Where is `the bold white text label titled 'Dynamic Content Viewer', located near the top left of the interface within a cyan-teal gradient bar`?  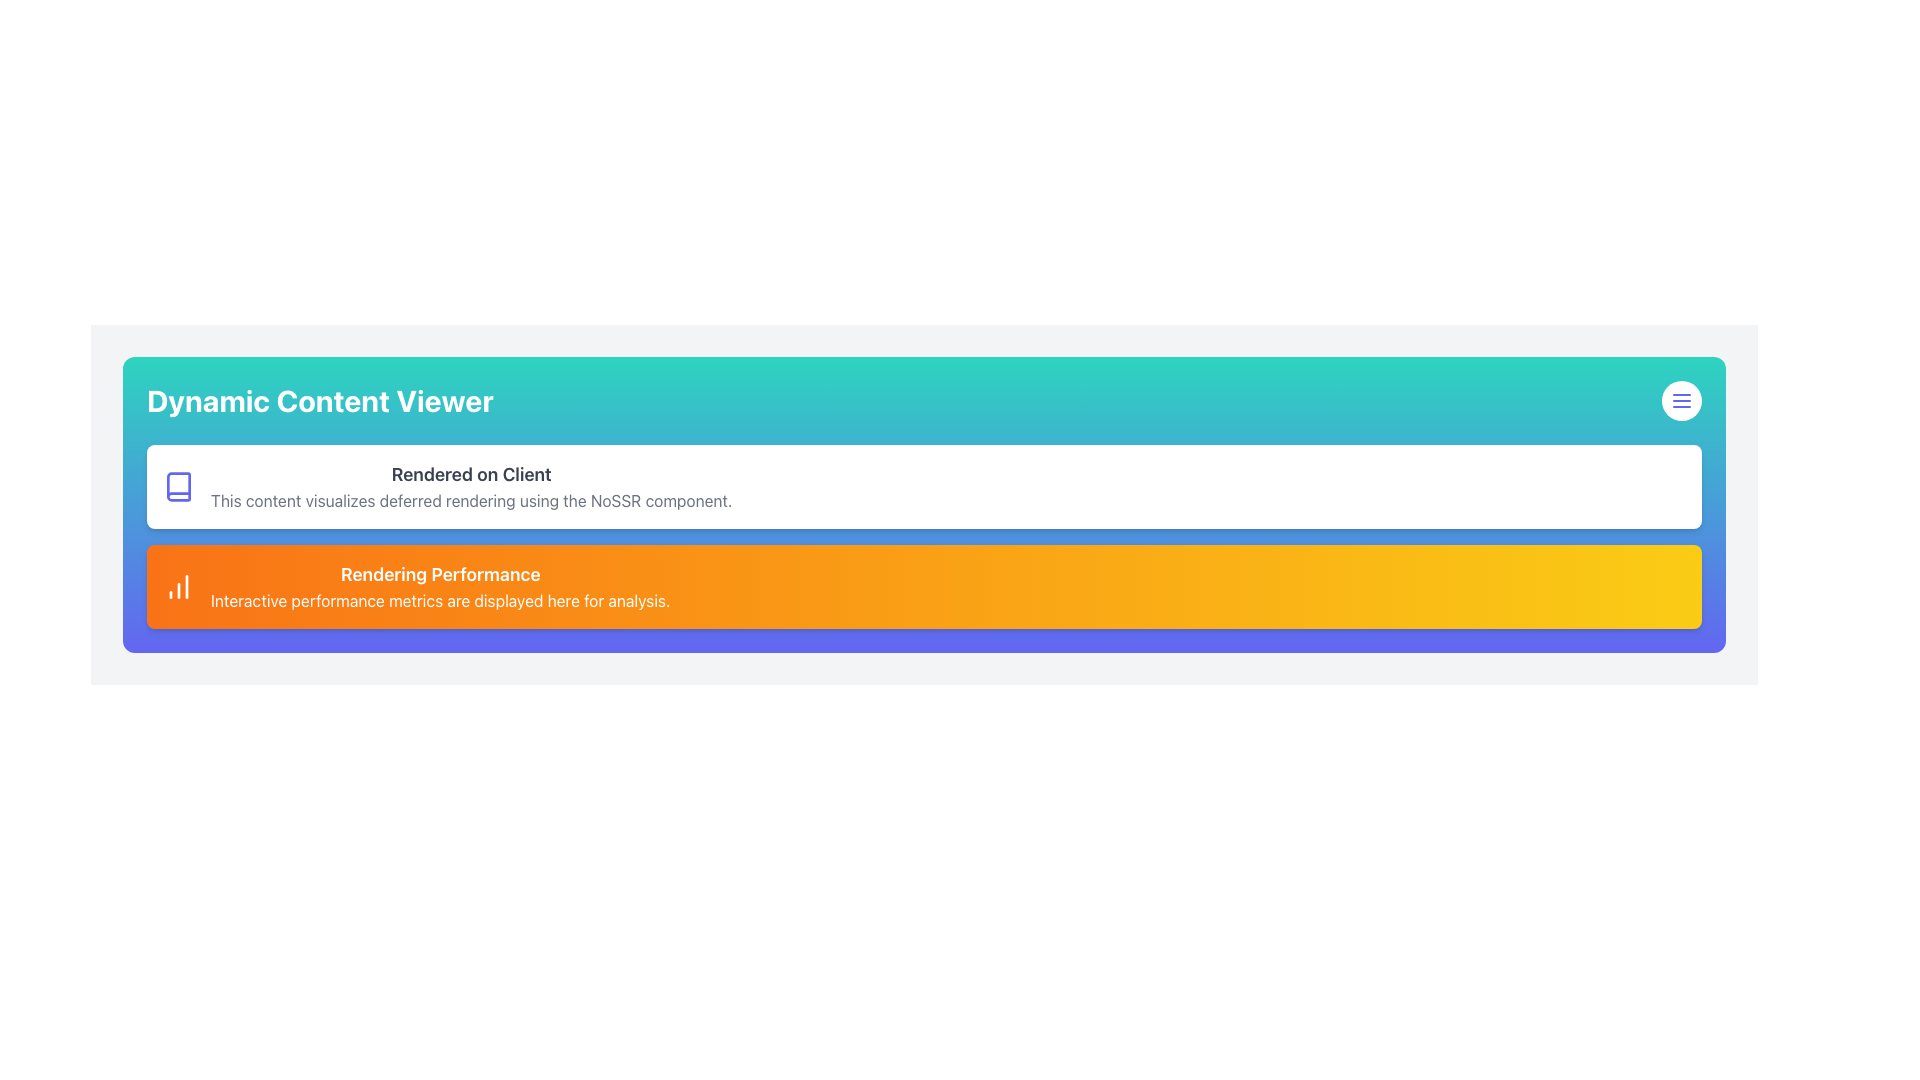
the bold white text label titled 'Dynamic Content Viewer', located near the top left of the interface within a cyan-teal gradient bar is located at coordinates (320, 401).